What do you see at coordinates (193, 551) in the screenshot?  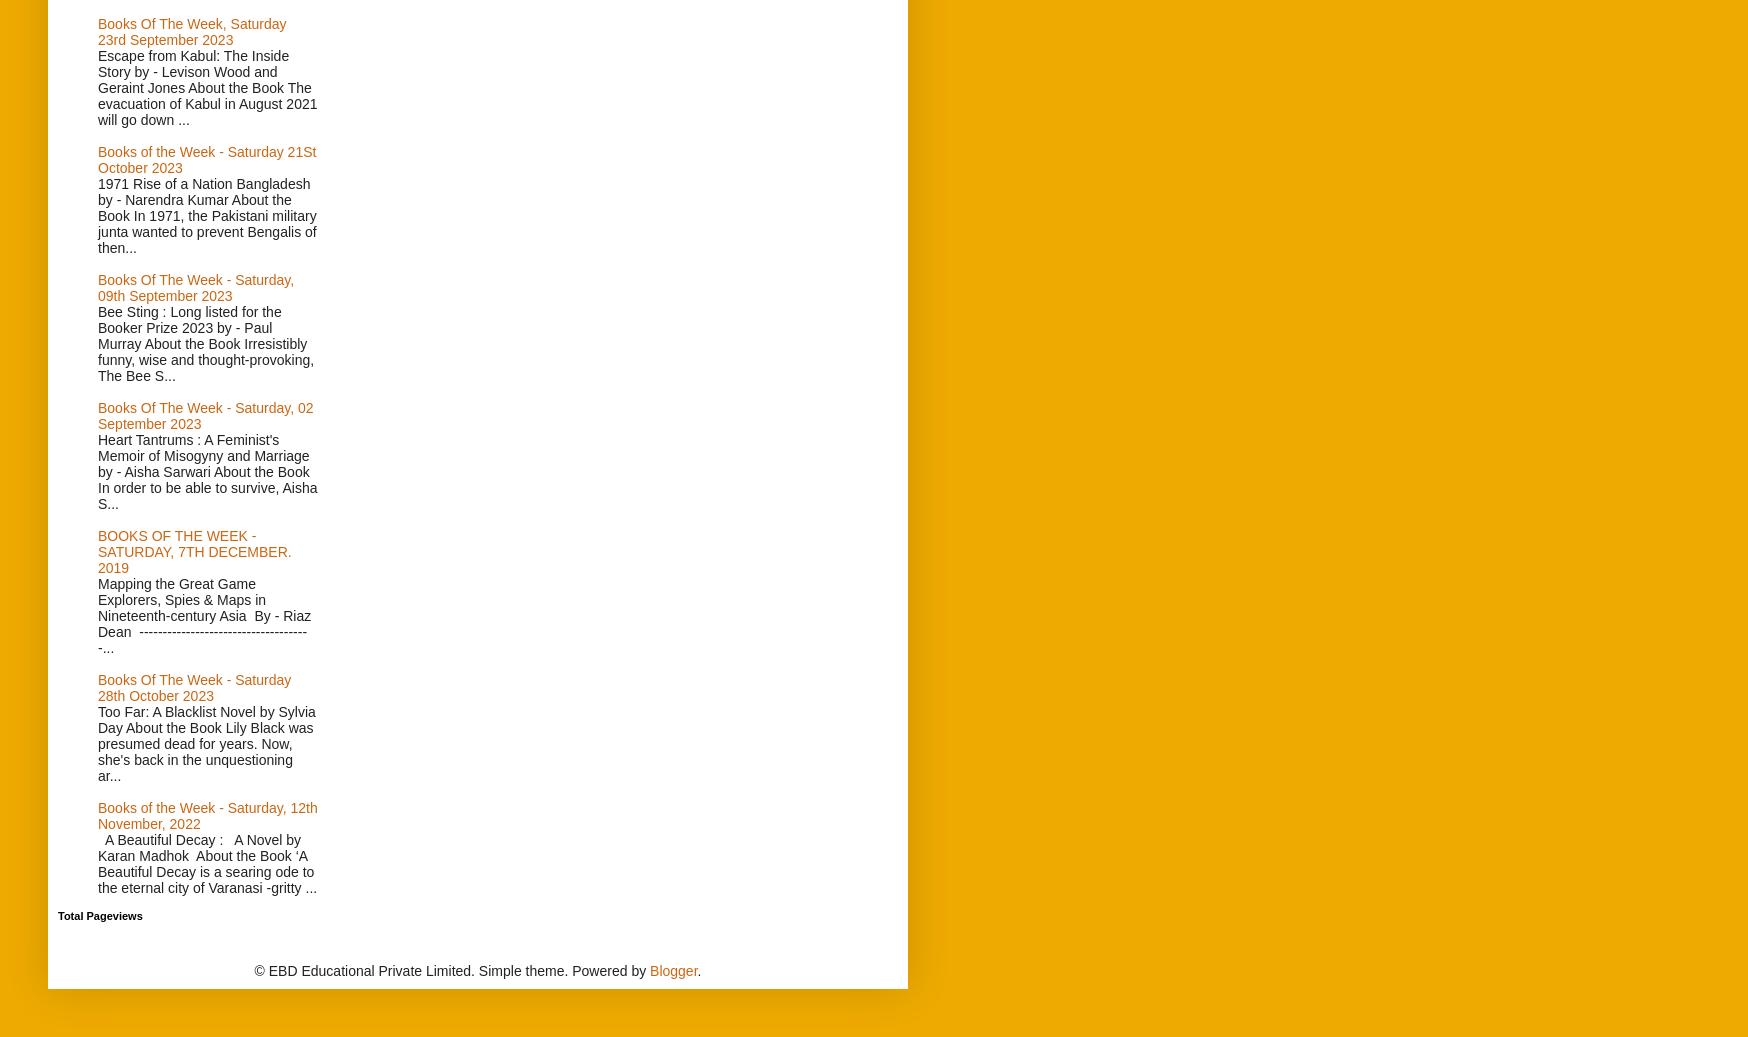 I see `'BOOKS OF THE WEEK - SATURDAY, 7TH DECEMBER. 2019'` at bounding box center [193, 551].